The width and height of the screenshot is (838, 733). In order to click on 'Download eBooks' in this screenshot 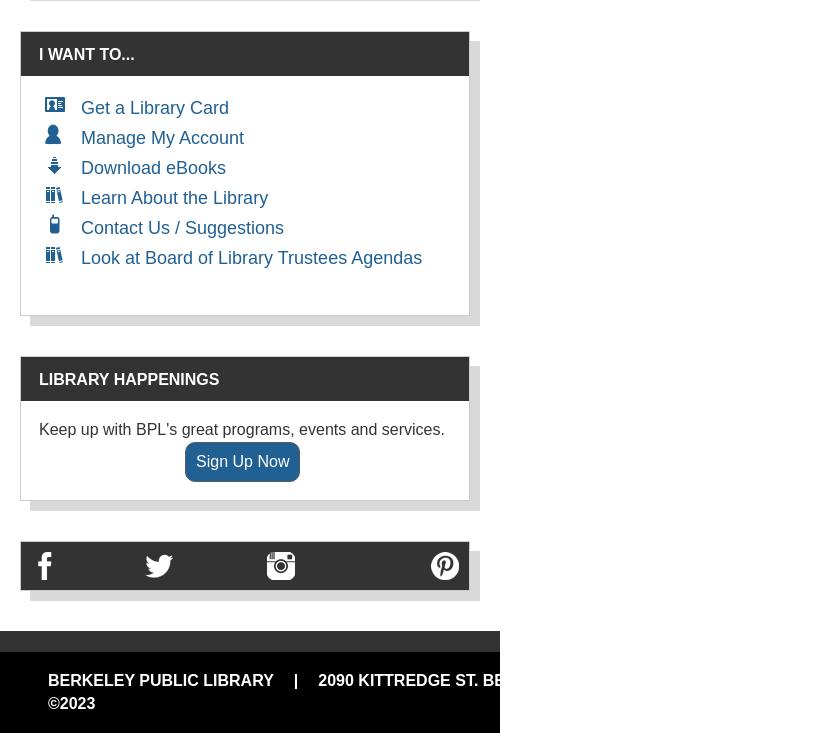, I will do `click(81, 167)`.